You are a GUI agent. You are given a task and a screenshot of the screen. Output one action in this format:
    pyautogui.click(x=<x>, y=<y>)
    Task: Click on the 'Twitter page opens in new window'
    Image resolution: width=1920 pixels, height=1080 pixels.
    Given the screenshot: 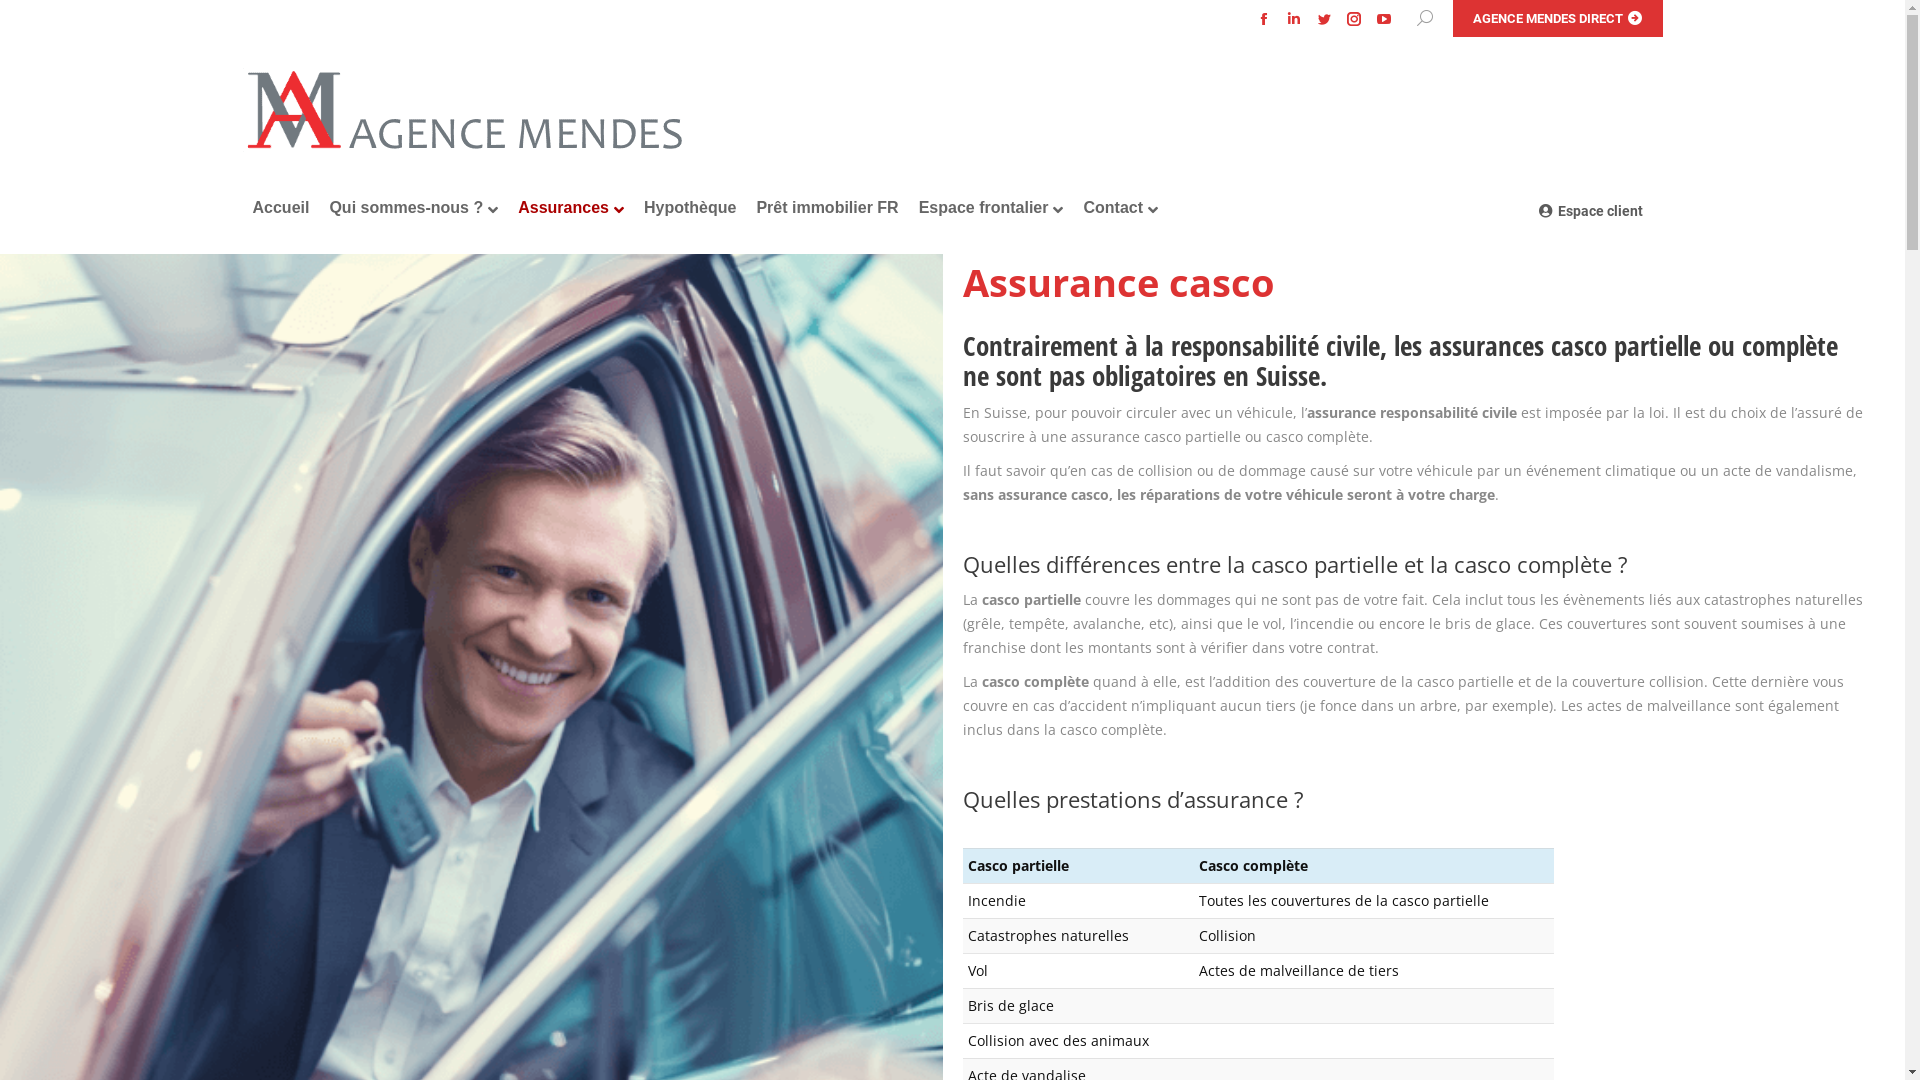 What is the action you would take?
    pyautogui.click(x=1323, y=19)
    